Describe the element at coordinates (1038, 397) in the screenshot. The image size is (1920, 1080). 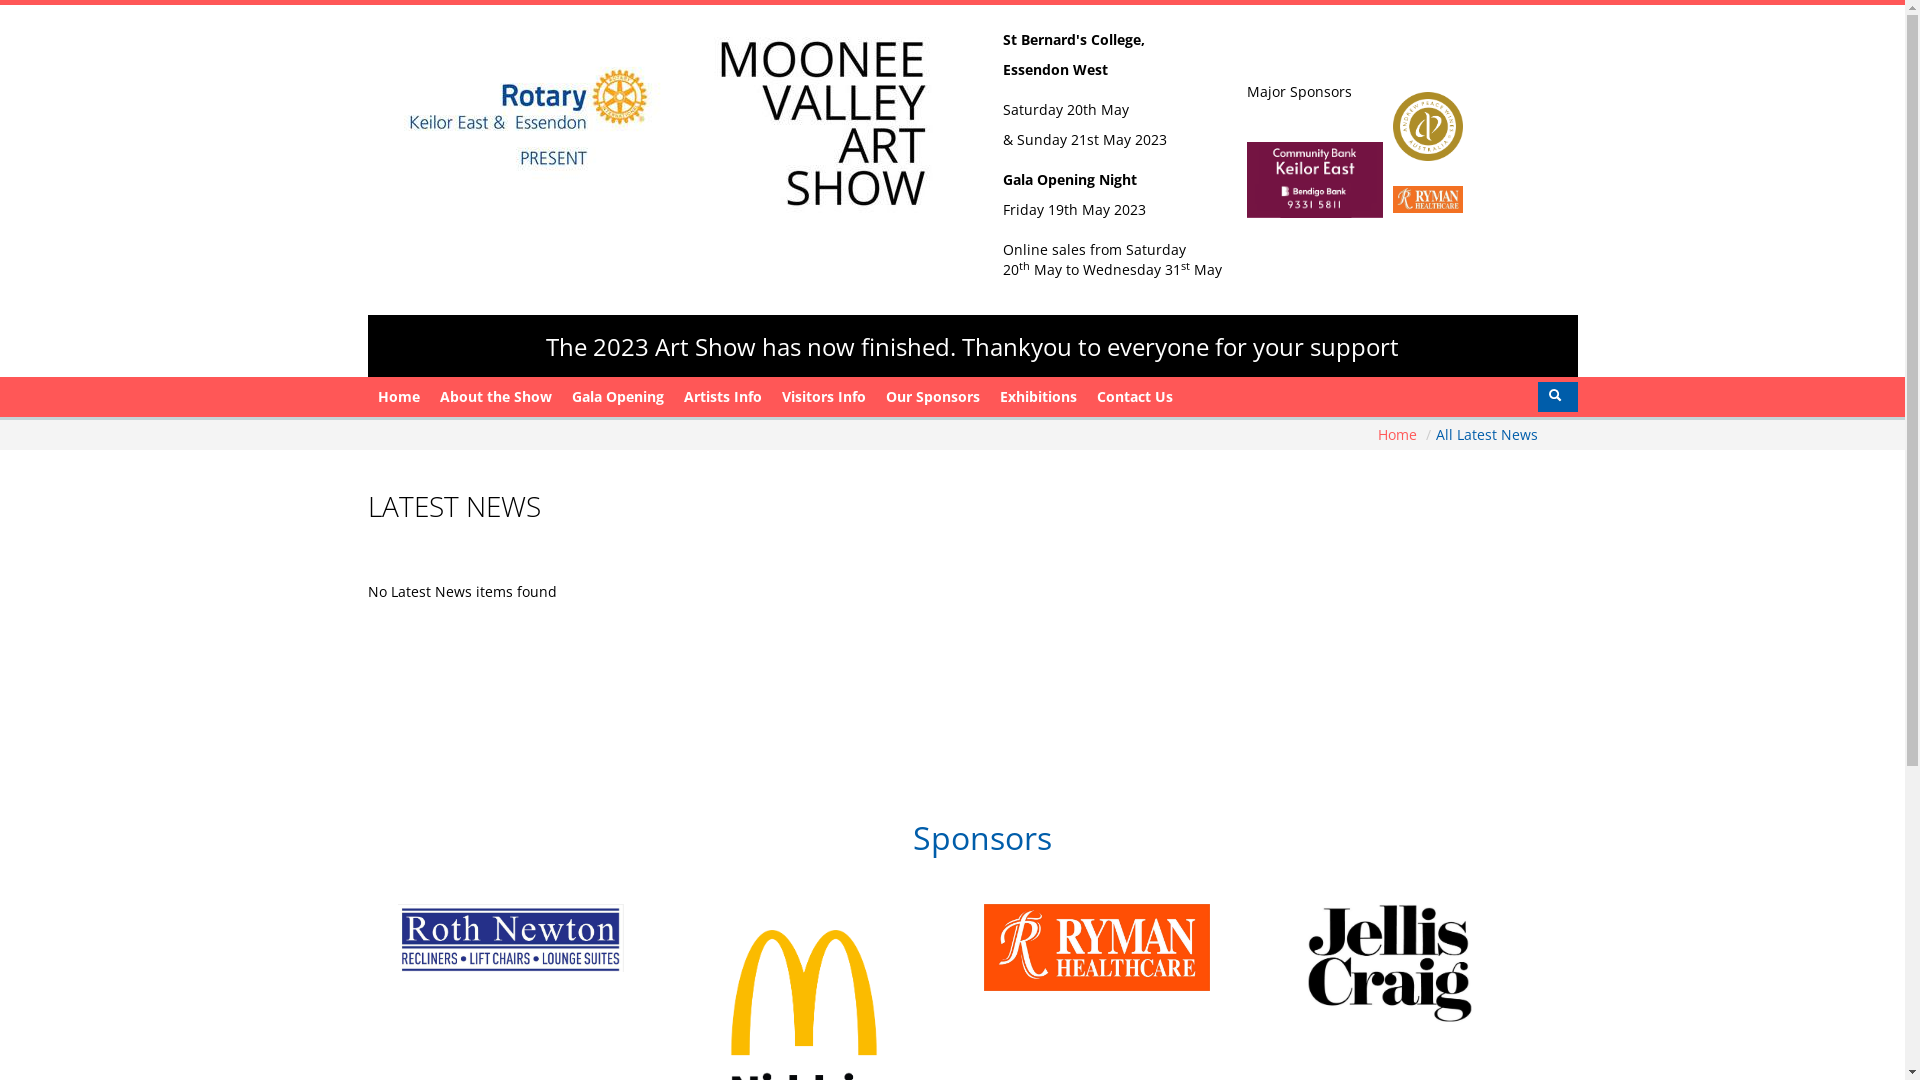
I see `'Exhibitions'` at that location.